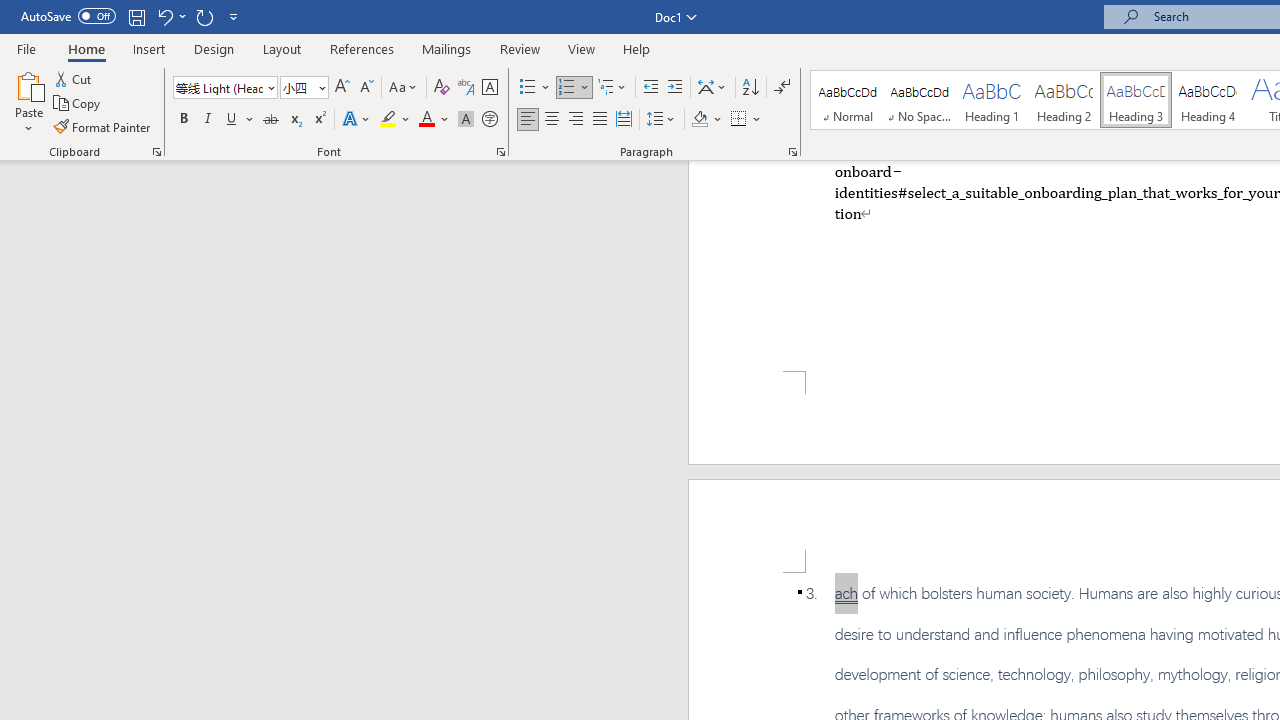  Describe the element at coordinates (366, 86) in the screenshot. I see `'Shrink Font'` at that location.